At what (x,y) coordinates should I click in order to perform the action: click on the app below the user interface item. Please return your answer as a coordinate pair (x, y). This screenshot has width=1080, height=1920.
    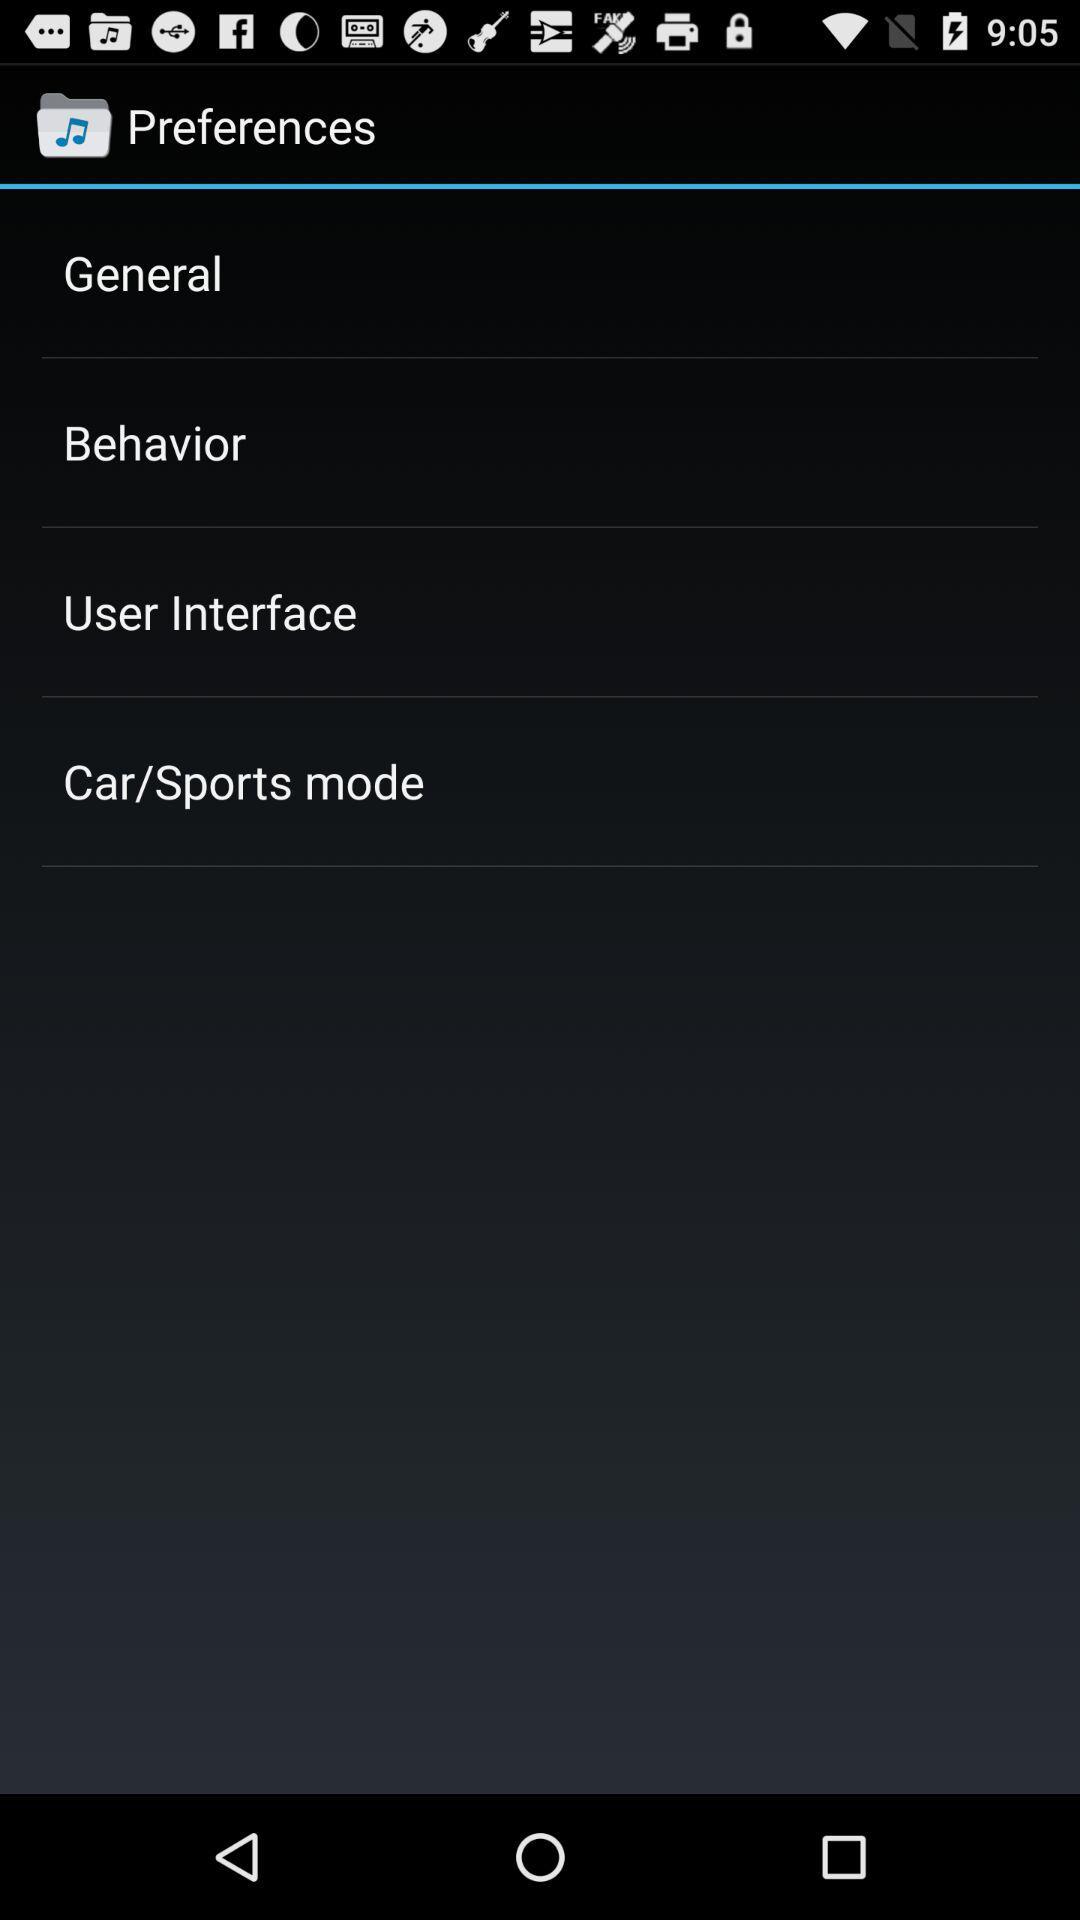
    Looking at the image, I should click on (242, 780).